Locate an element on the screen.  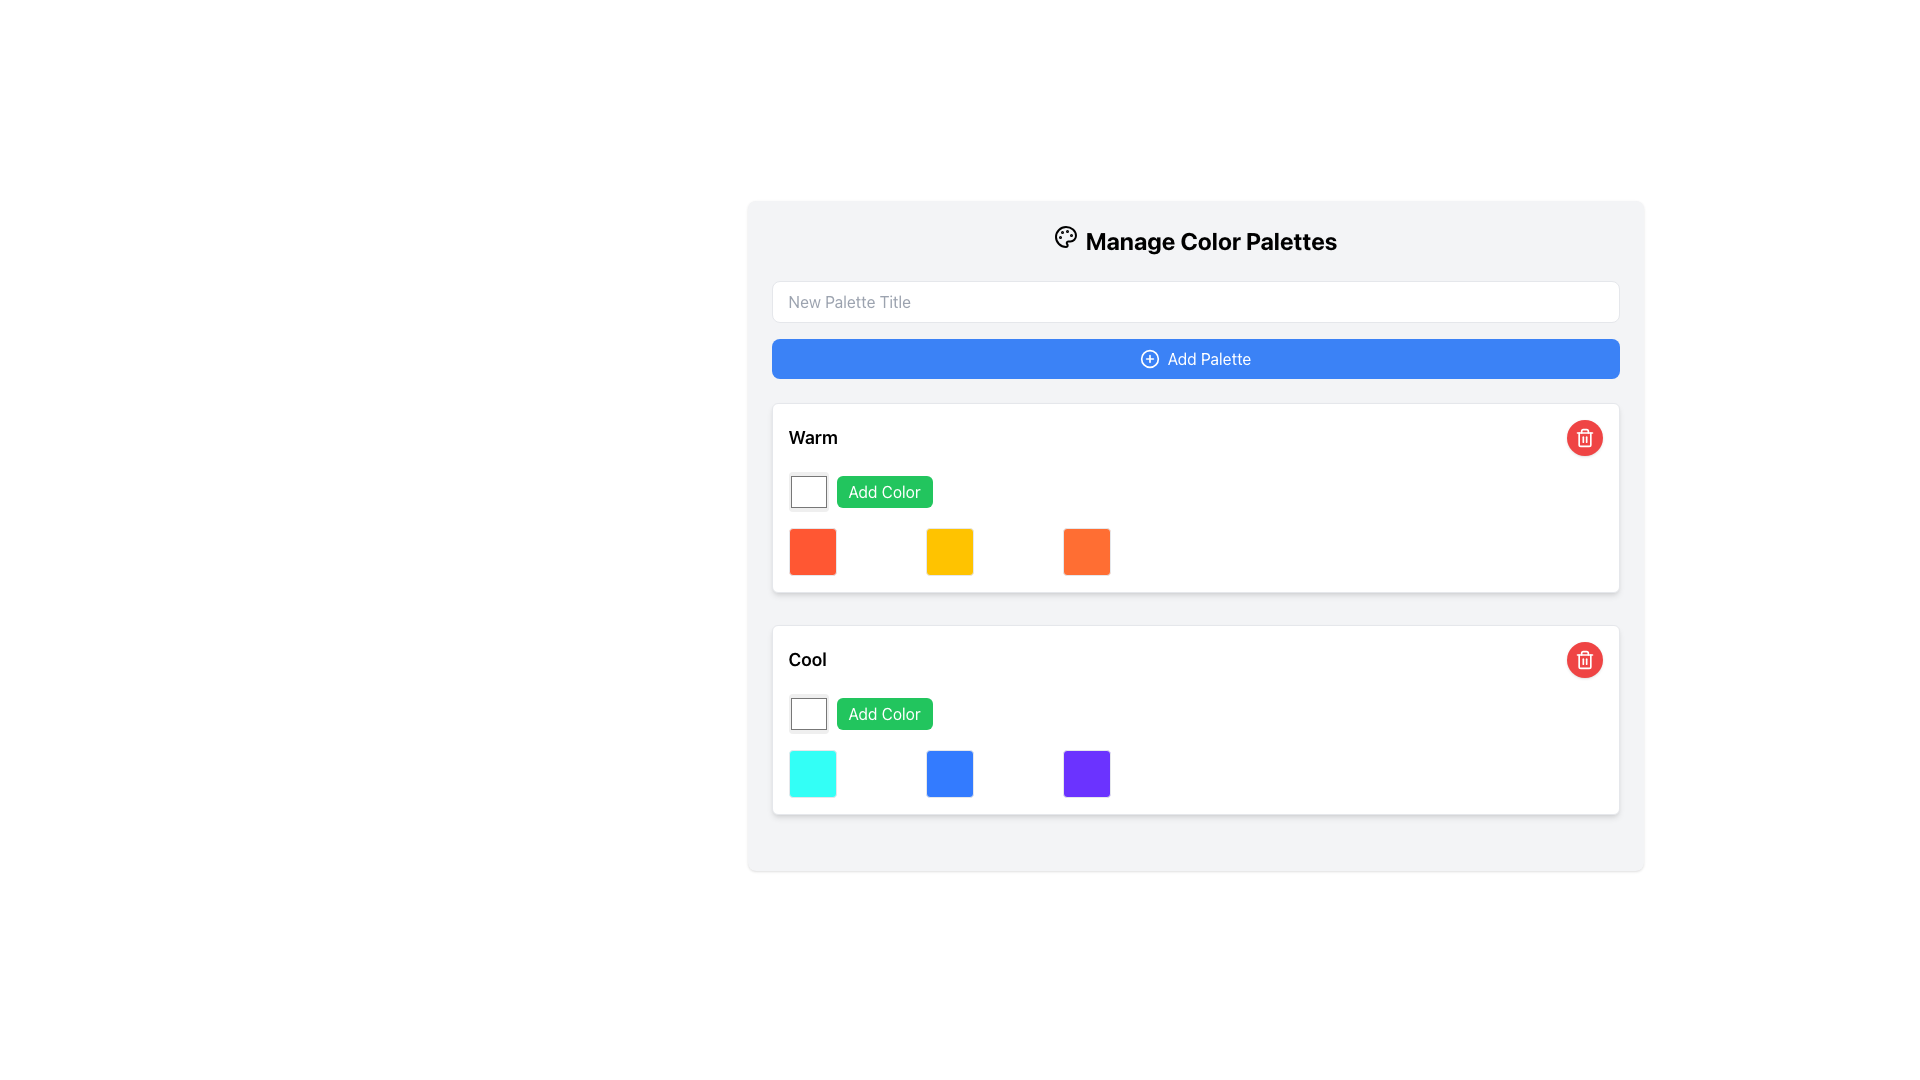
the color swatch representing a sample in the 'Cool' color palette, located as the third box in the row of colored boxes is located at coordinates (1085, 773).